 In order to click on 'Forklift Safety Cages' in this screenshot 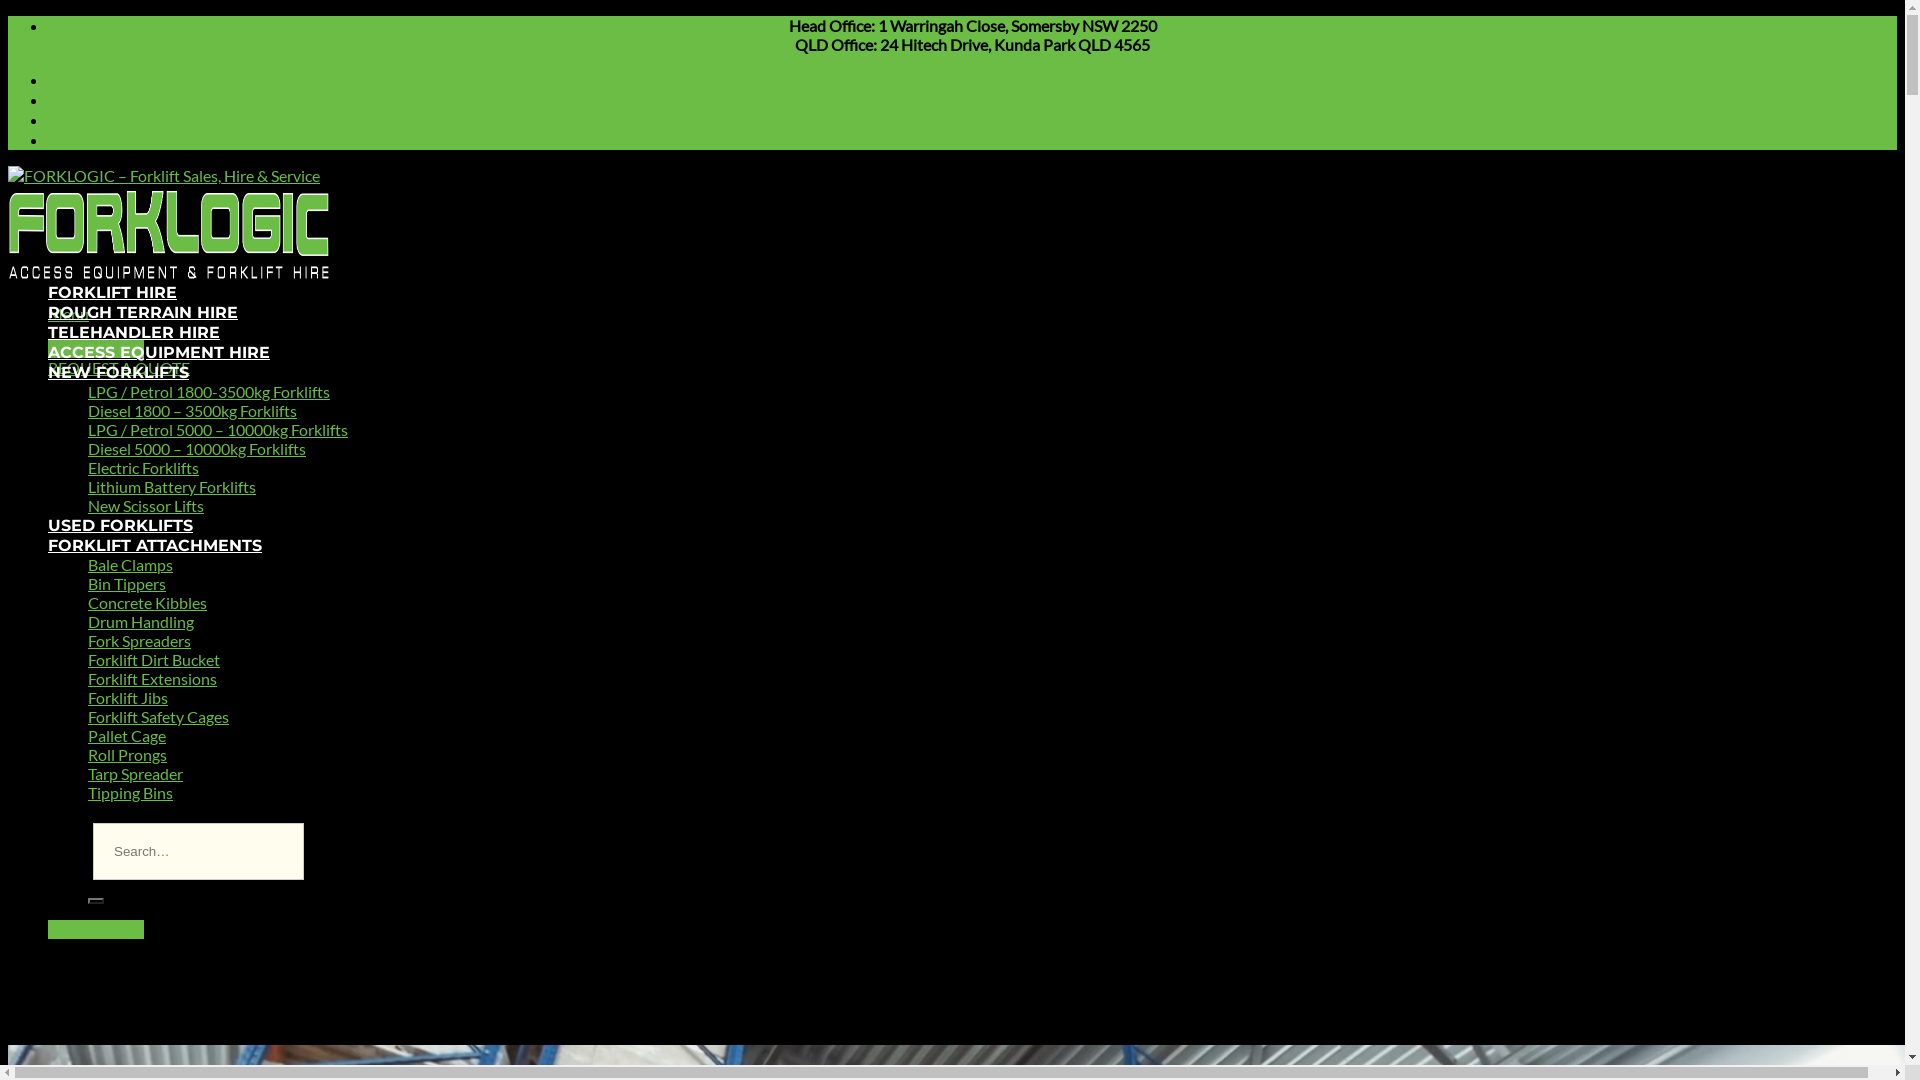, I will do `click(157, 715)`.